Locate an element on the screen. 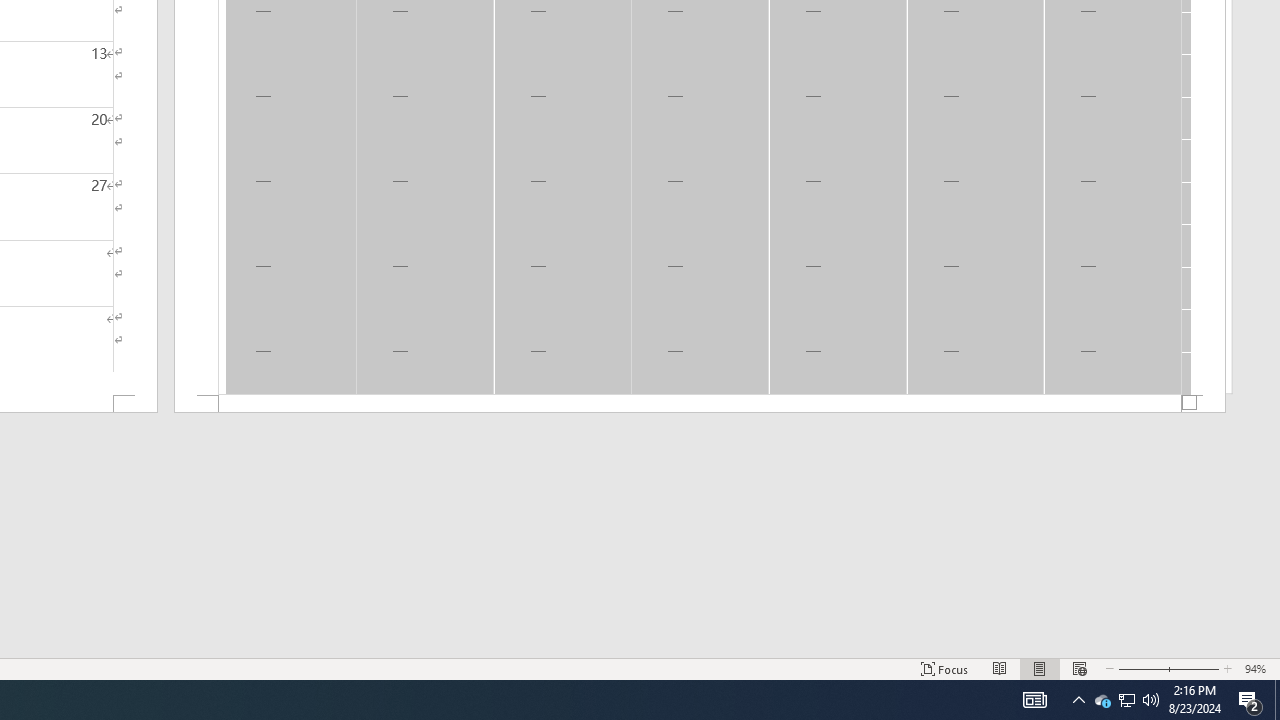 This screenshot has width=1280, height=720. 'Focus ' is located at coordinates (943, 669).